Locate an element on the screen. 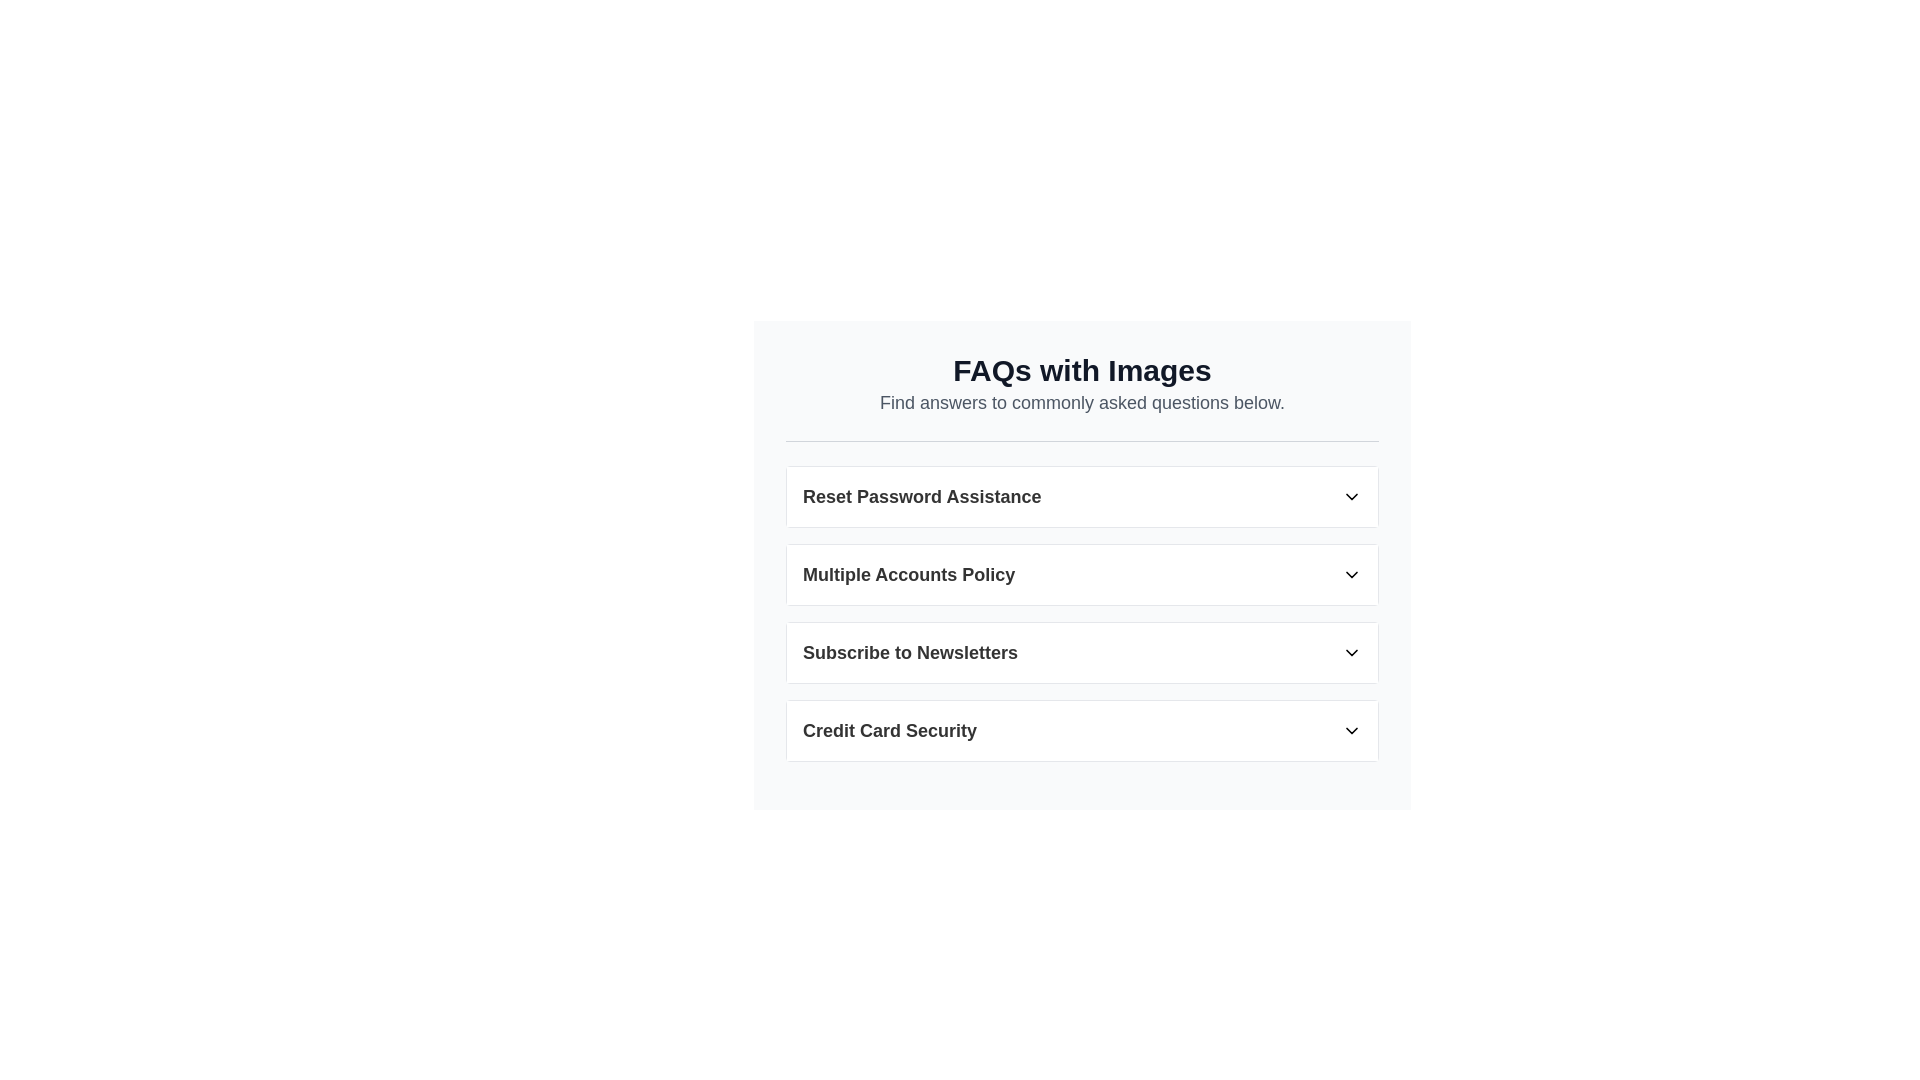 The height and width of the screenshot is (1080, 1920). descriptive text block that says 'Find answers to commonly asked questions below.', which is styled in a smaller font and positioned below the 'FAQs with Images' heading is located at coordinates (1081, 402).